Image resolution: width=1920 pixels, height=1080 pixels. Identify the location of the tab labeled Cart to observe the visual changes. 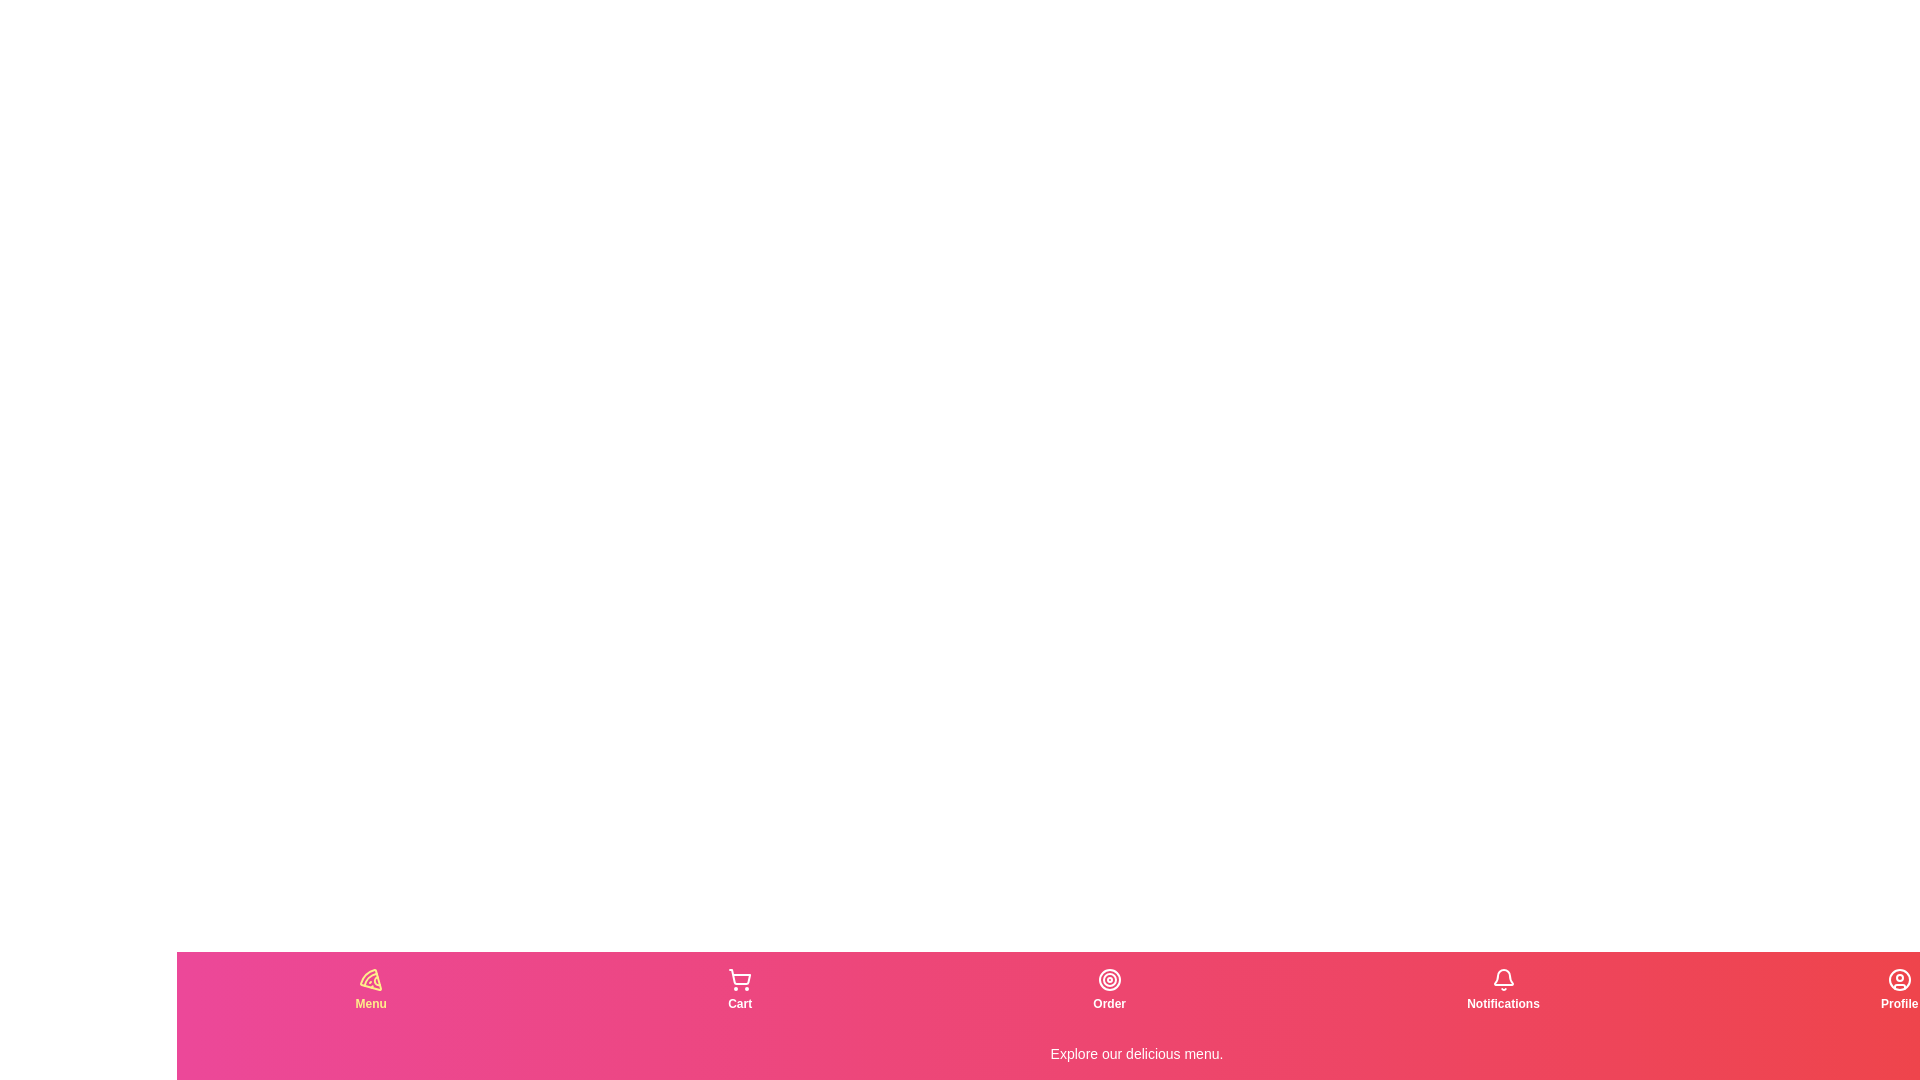
(738, 990).